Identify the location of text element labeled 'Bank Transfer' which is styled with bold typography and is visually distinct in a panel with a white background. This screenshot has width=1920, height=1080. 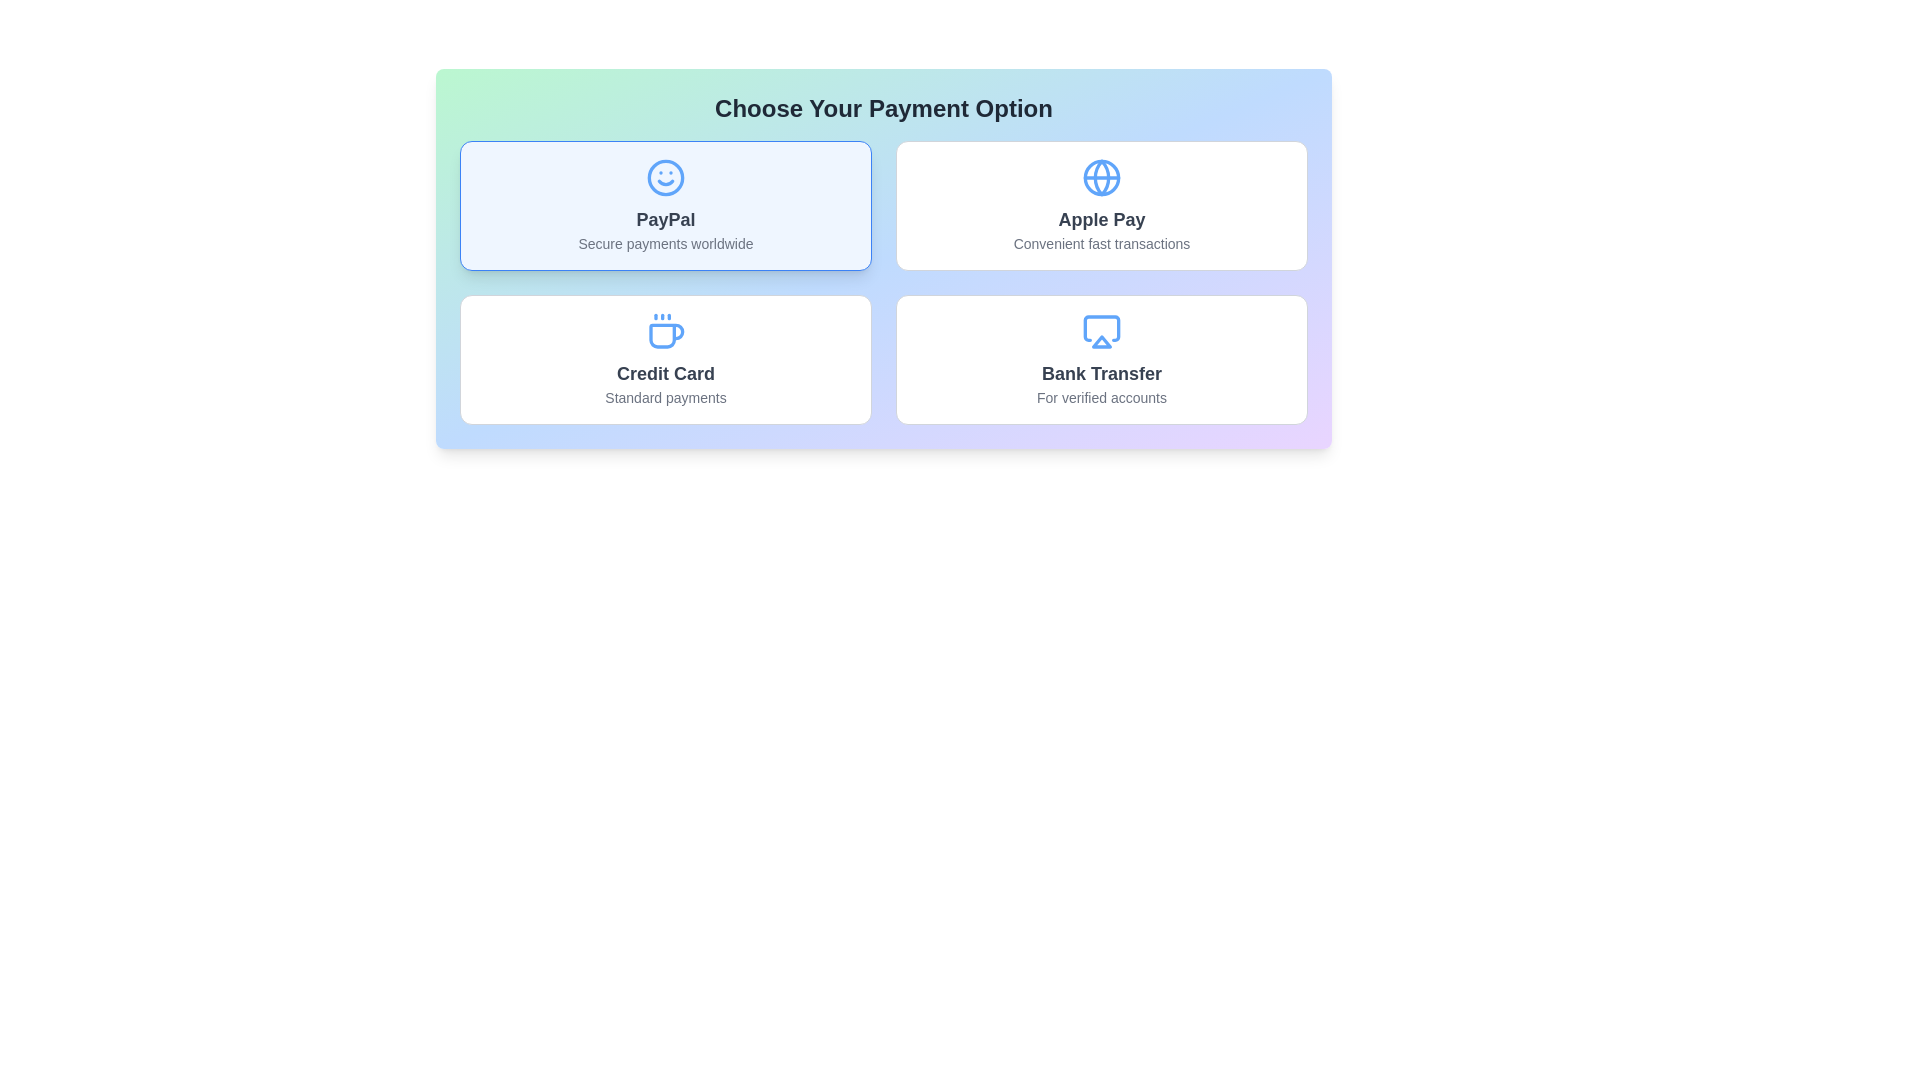
(1101, 374).